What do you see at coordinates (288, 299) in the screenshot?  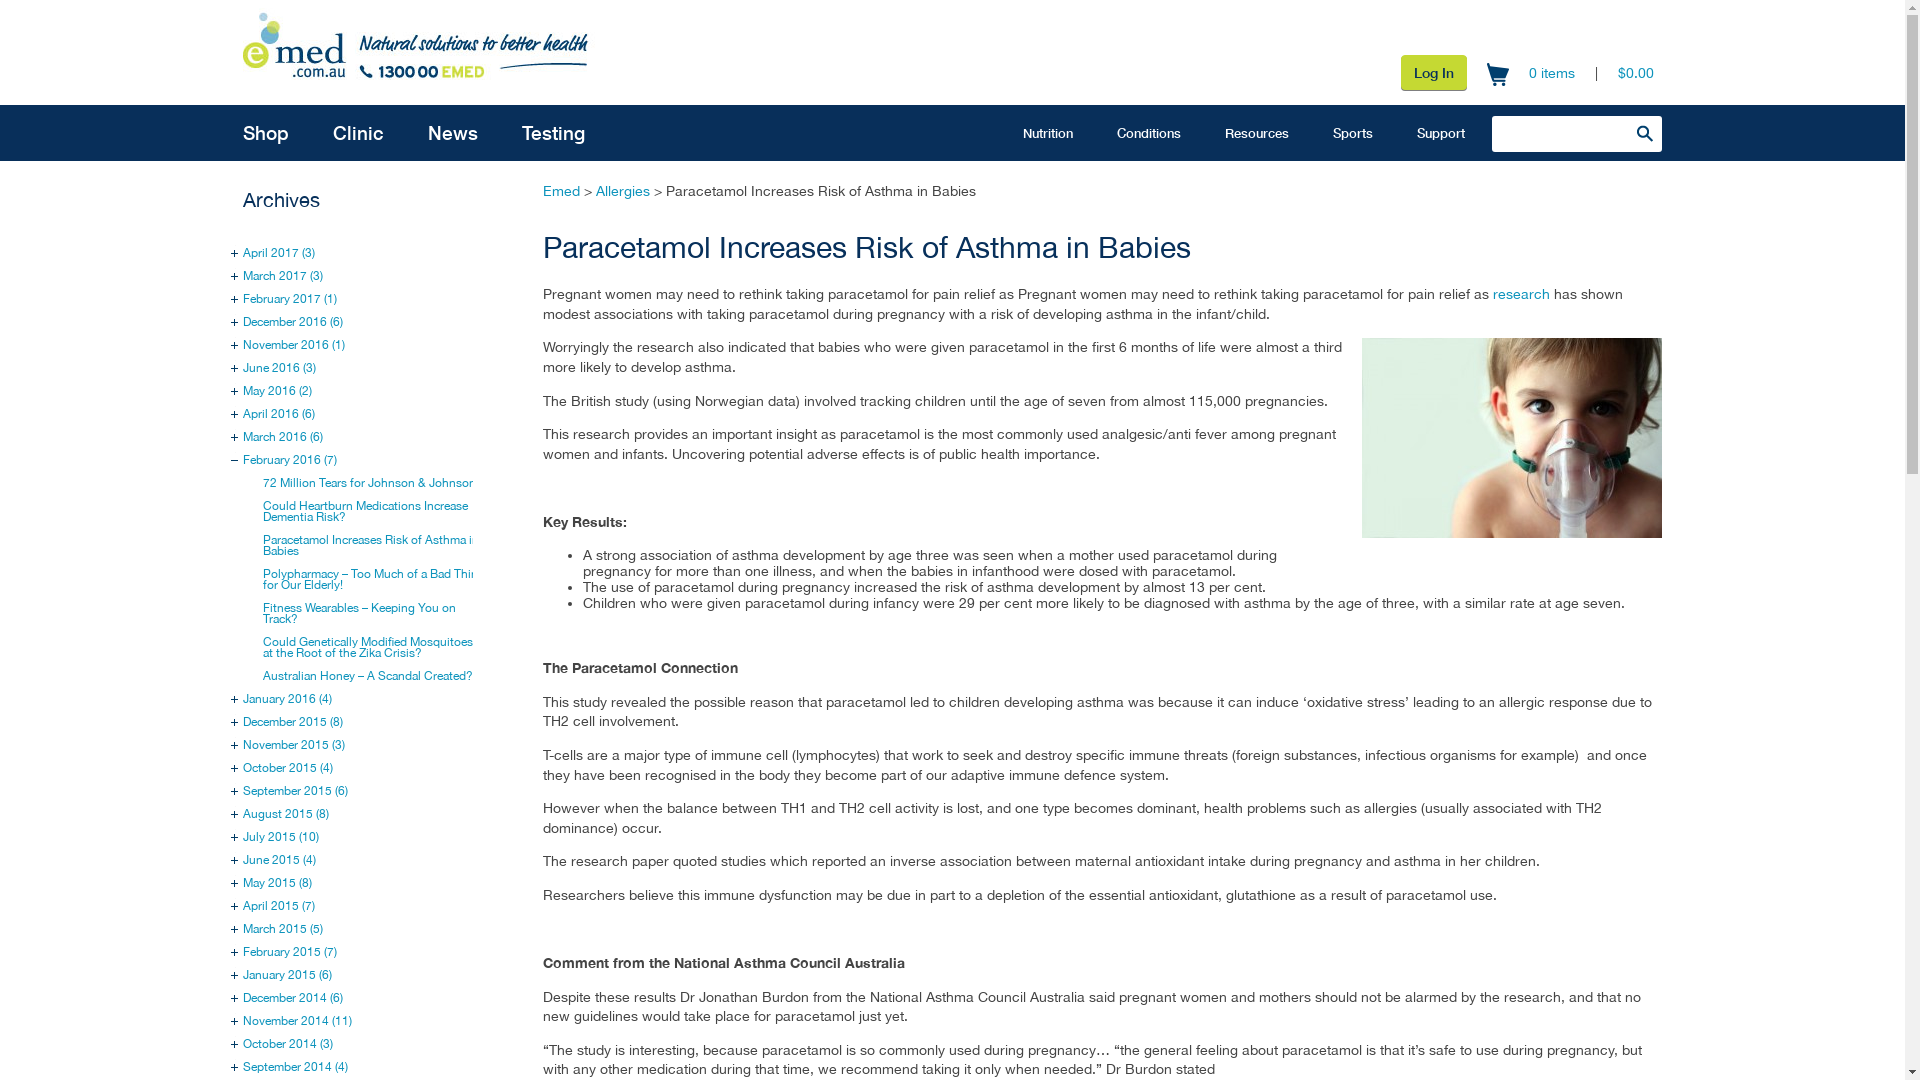 I see `'February 2017 (1)'` at bounding box center [288, 299].